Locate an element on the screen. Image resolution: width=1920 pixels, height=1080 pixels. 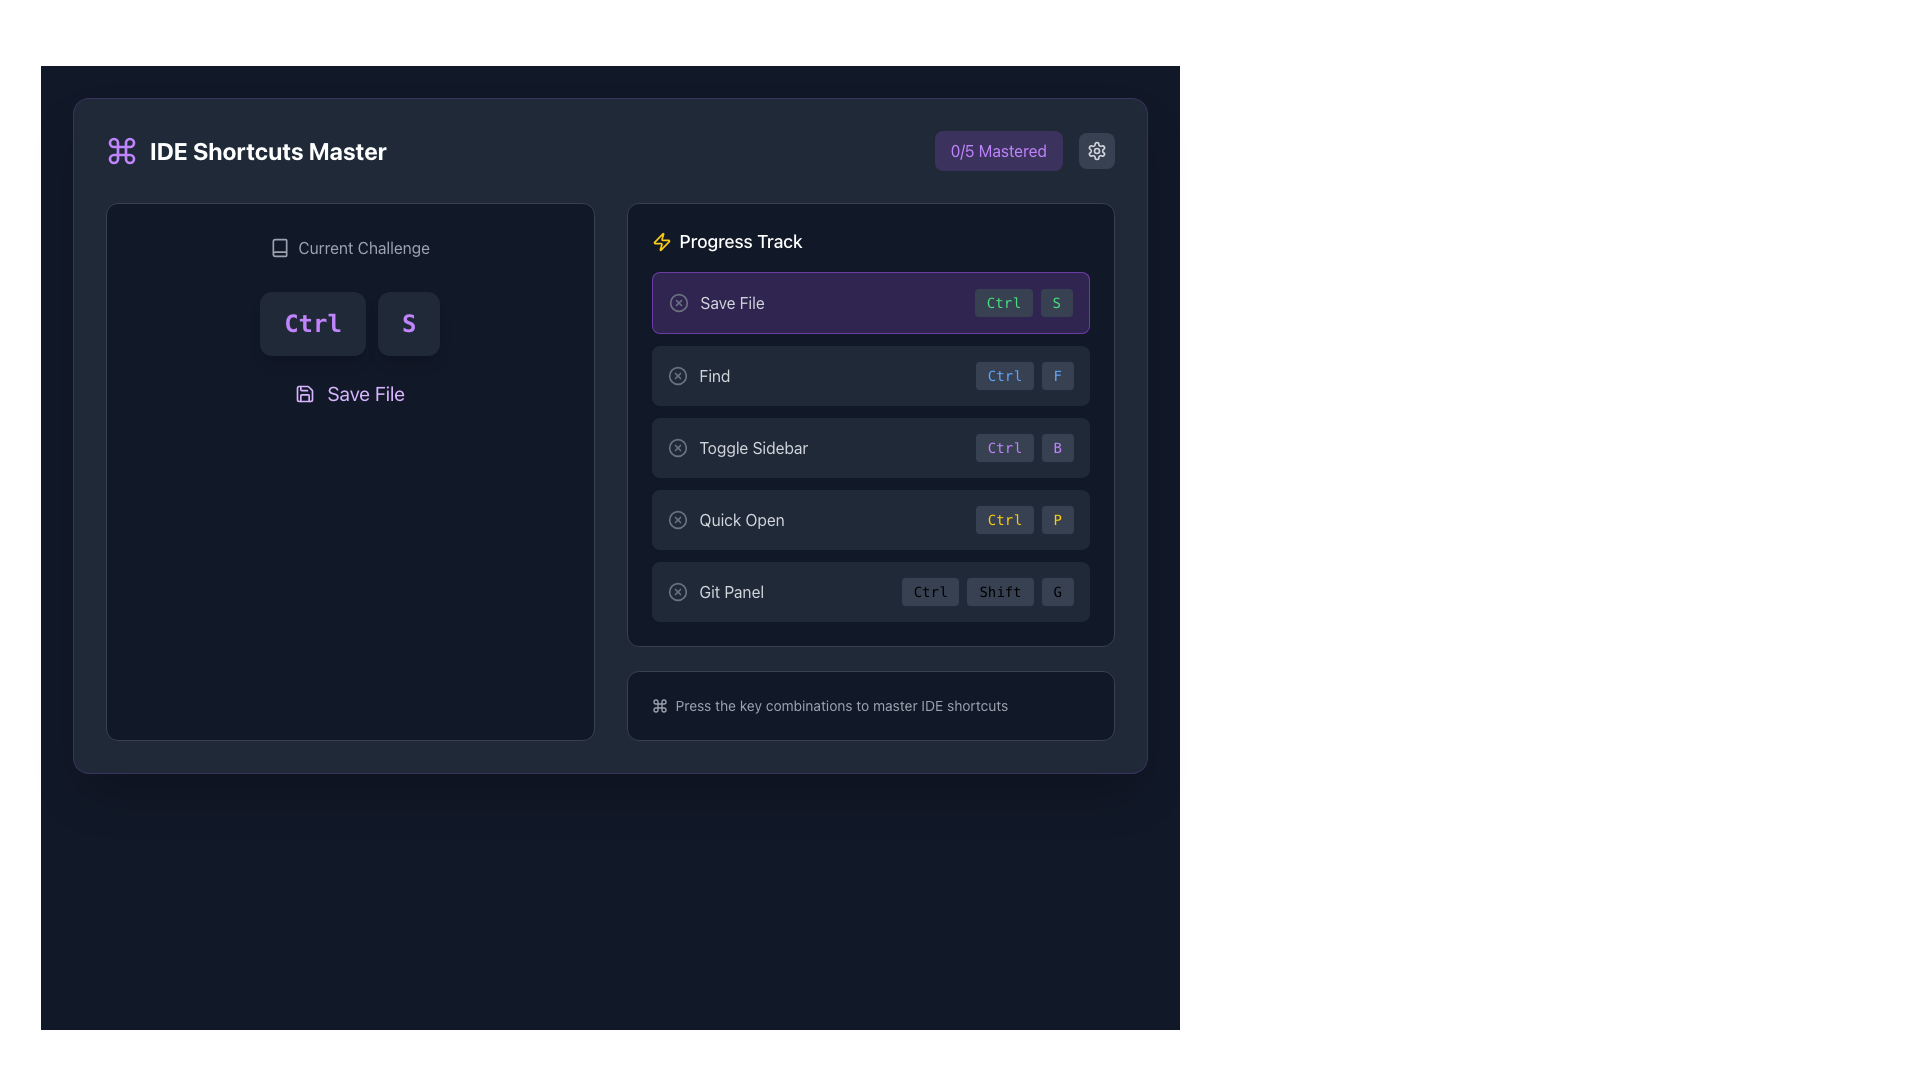
the Information Display Badge located in the upper-right corner of the header section, adjacent to the settings icon, which indicates the user's progress with none out of five tasks completed is located at coordinates (1024, 149).